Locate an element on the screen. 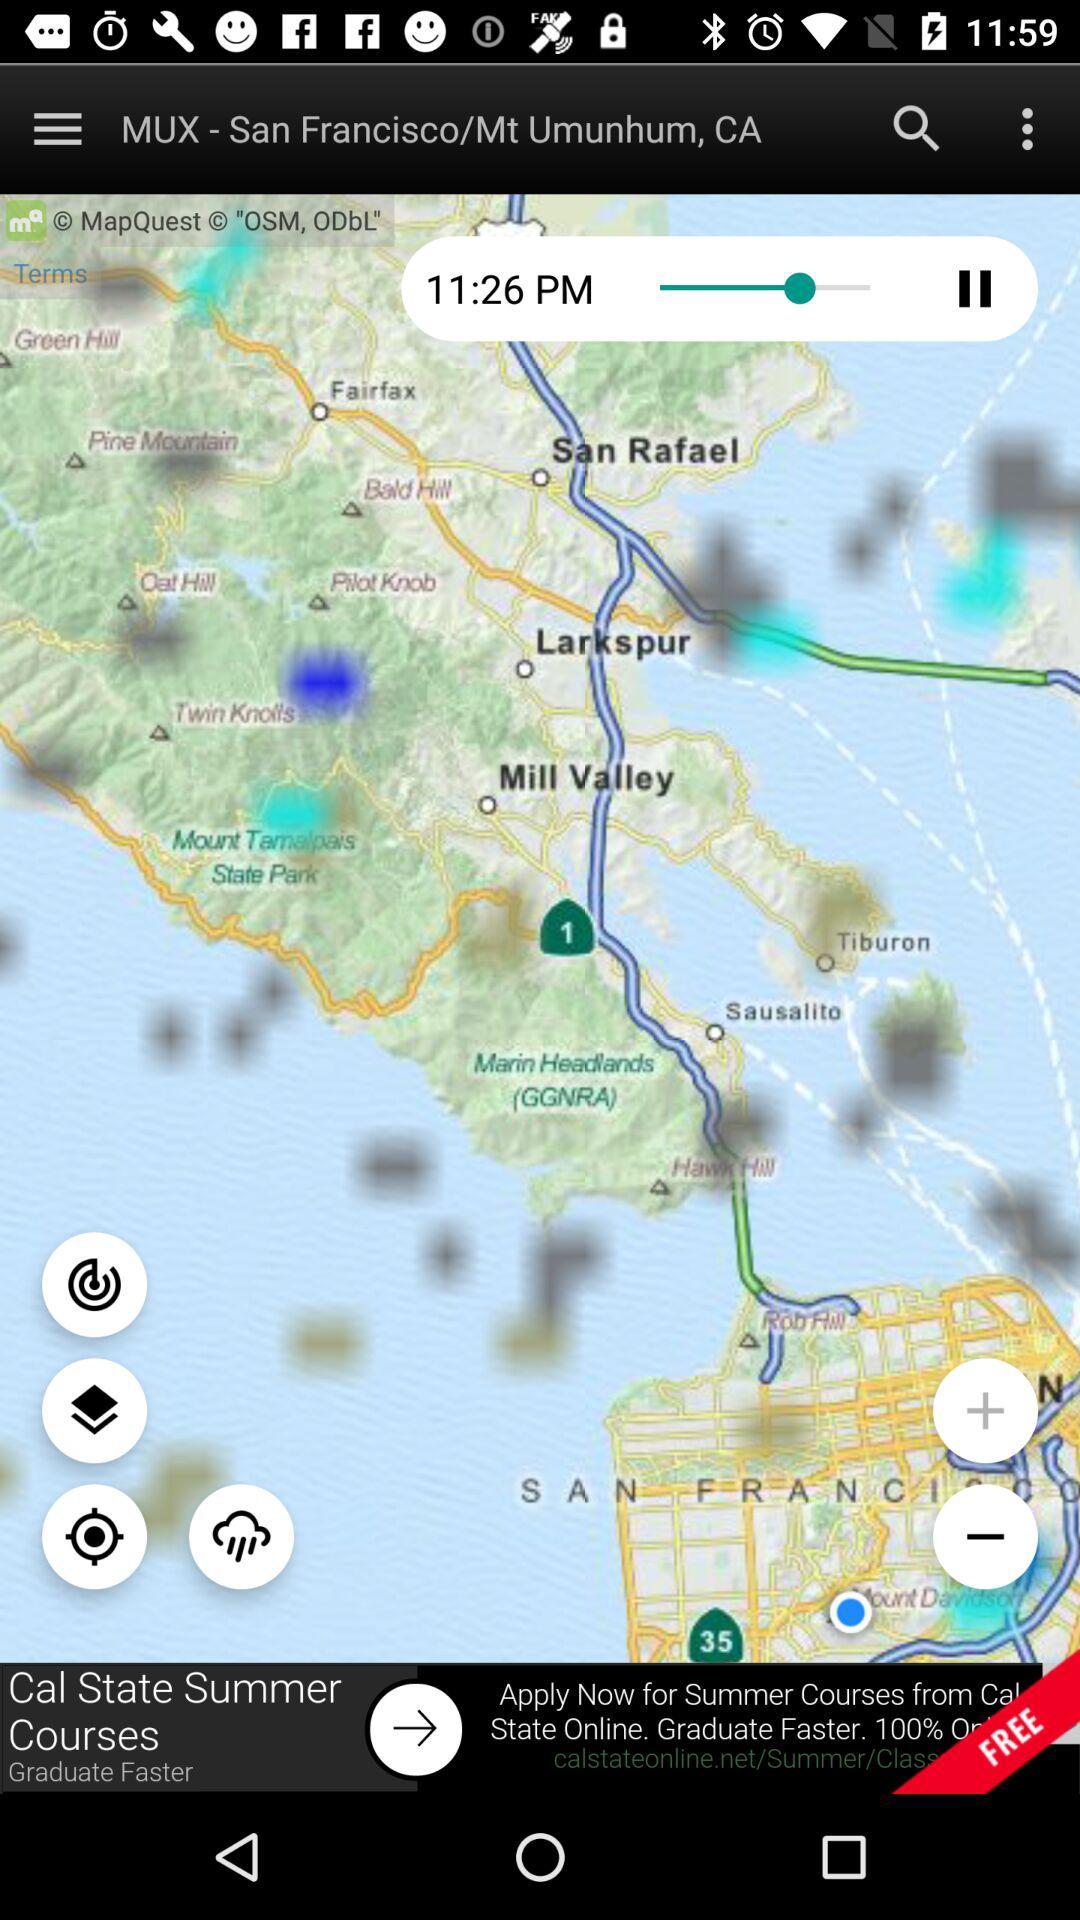  show options is located at coordinates (1027, 127).